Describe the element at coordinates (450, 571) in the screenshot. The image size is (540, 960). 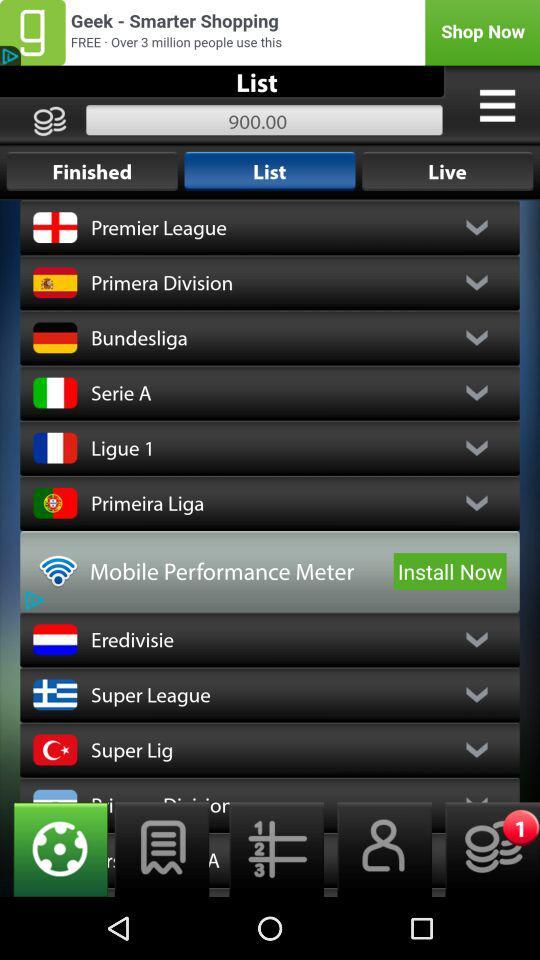
I see `item below the  primeira liga icon` at that location.